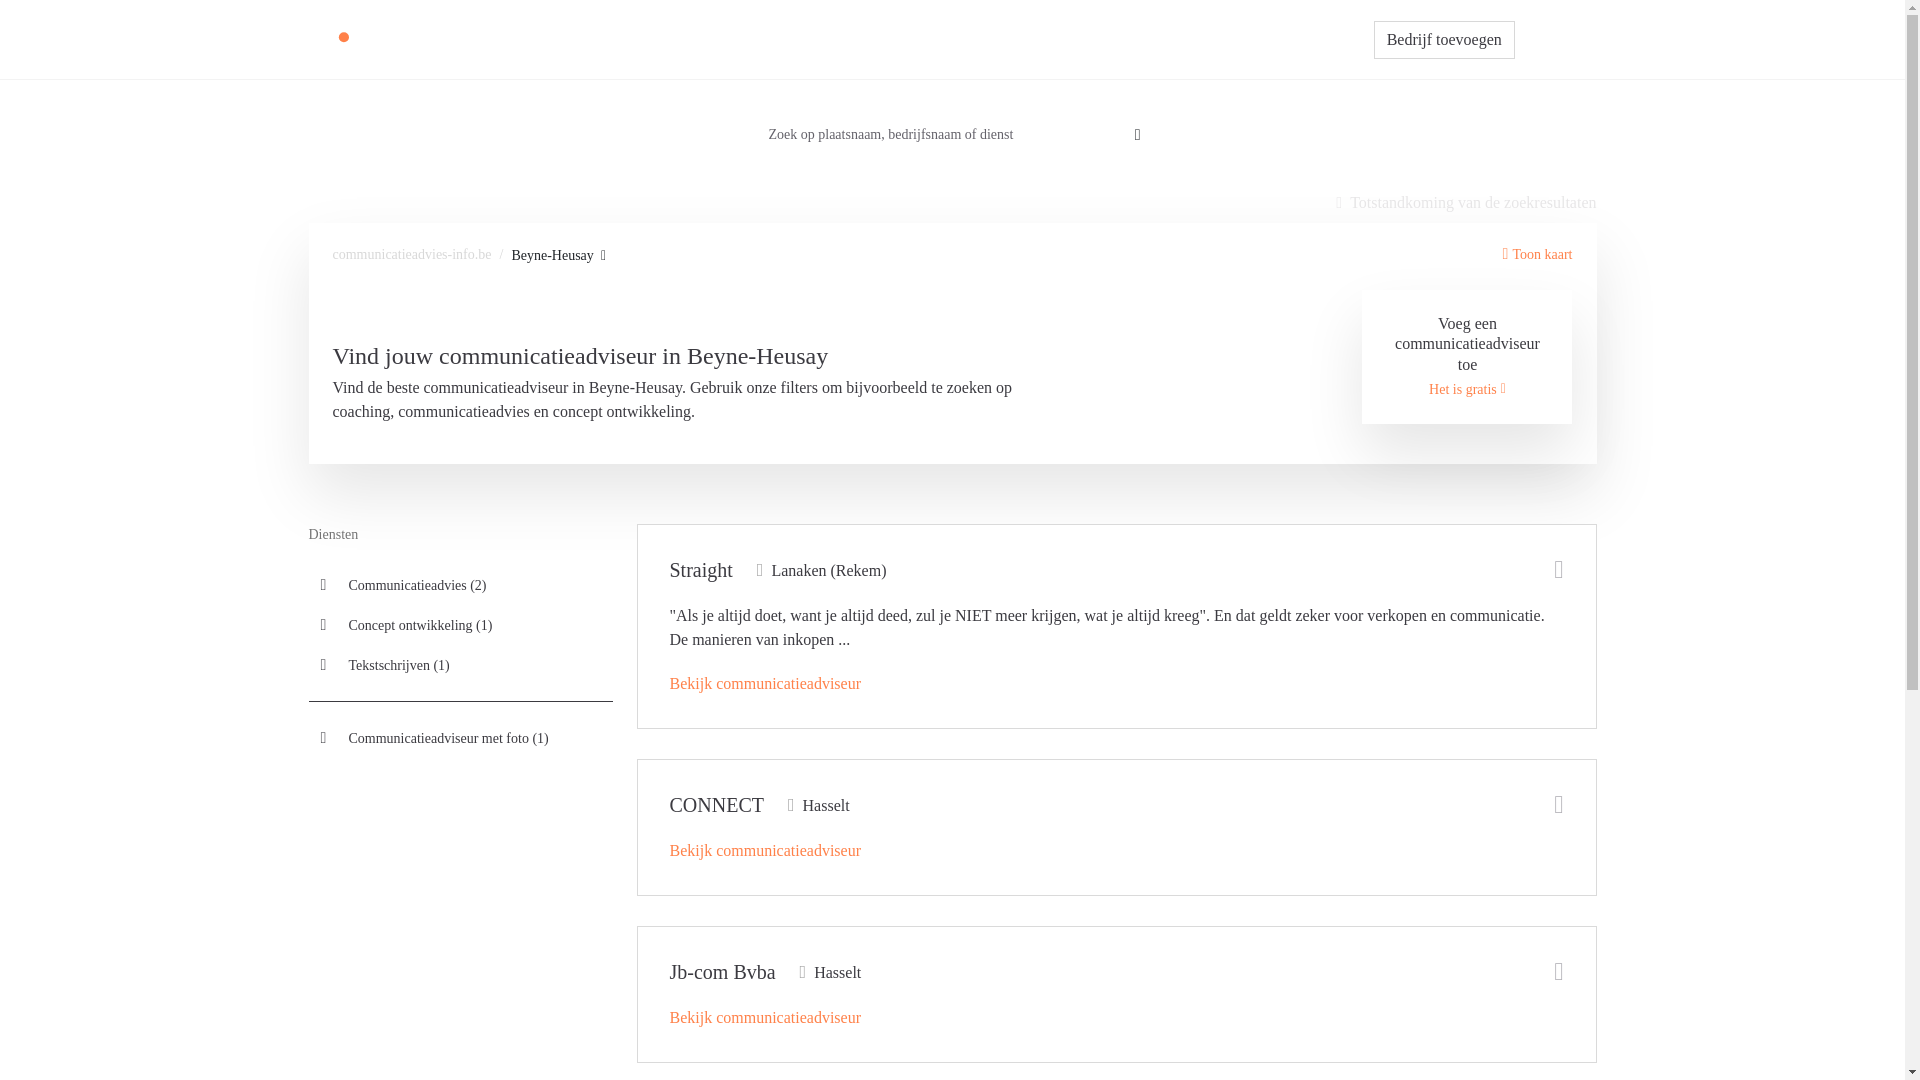 This screenshot has height=1080, width=1920. I want to click on 'Beyne-Heusay', so click(510, 254).